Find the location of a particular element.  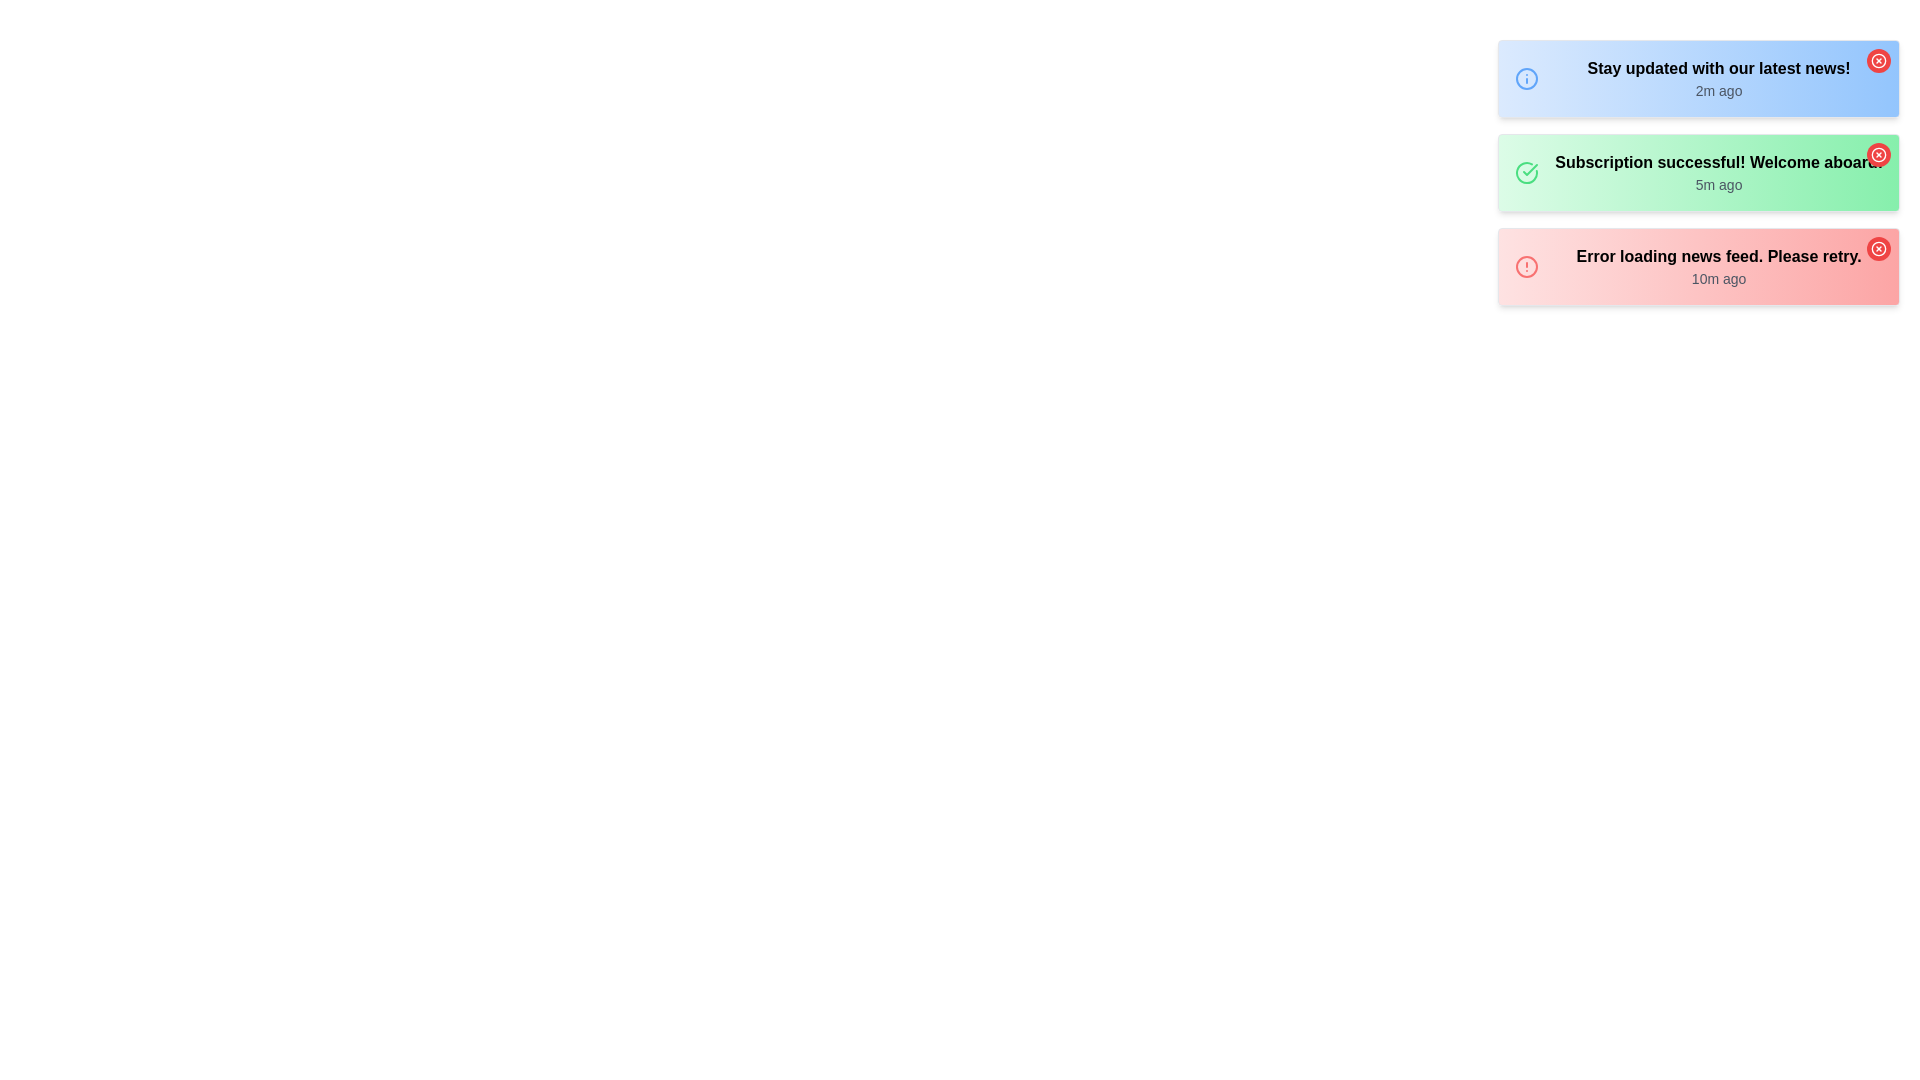

the static text label displaying '5m ago', which is styled in light gray and positioned beneath the main message 'Subscription successful! Welcome aboard!' is located at coordinates (1718, 185).